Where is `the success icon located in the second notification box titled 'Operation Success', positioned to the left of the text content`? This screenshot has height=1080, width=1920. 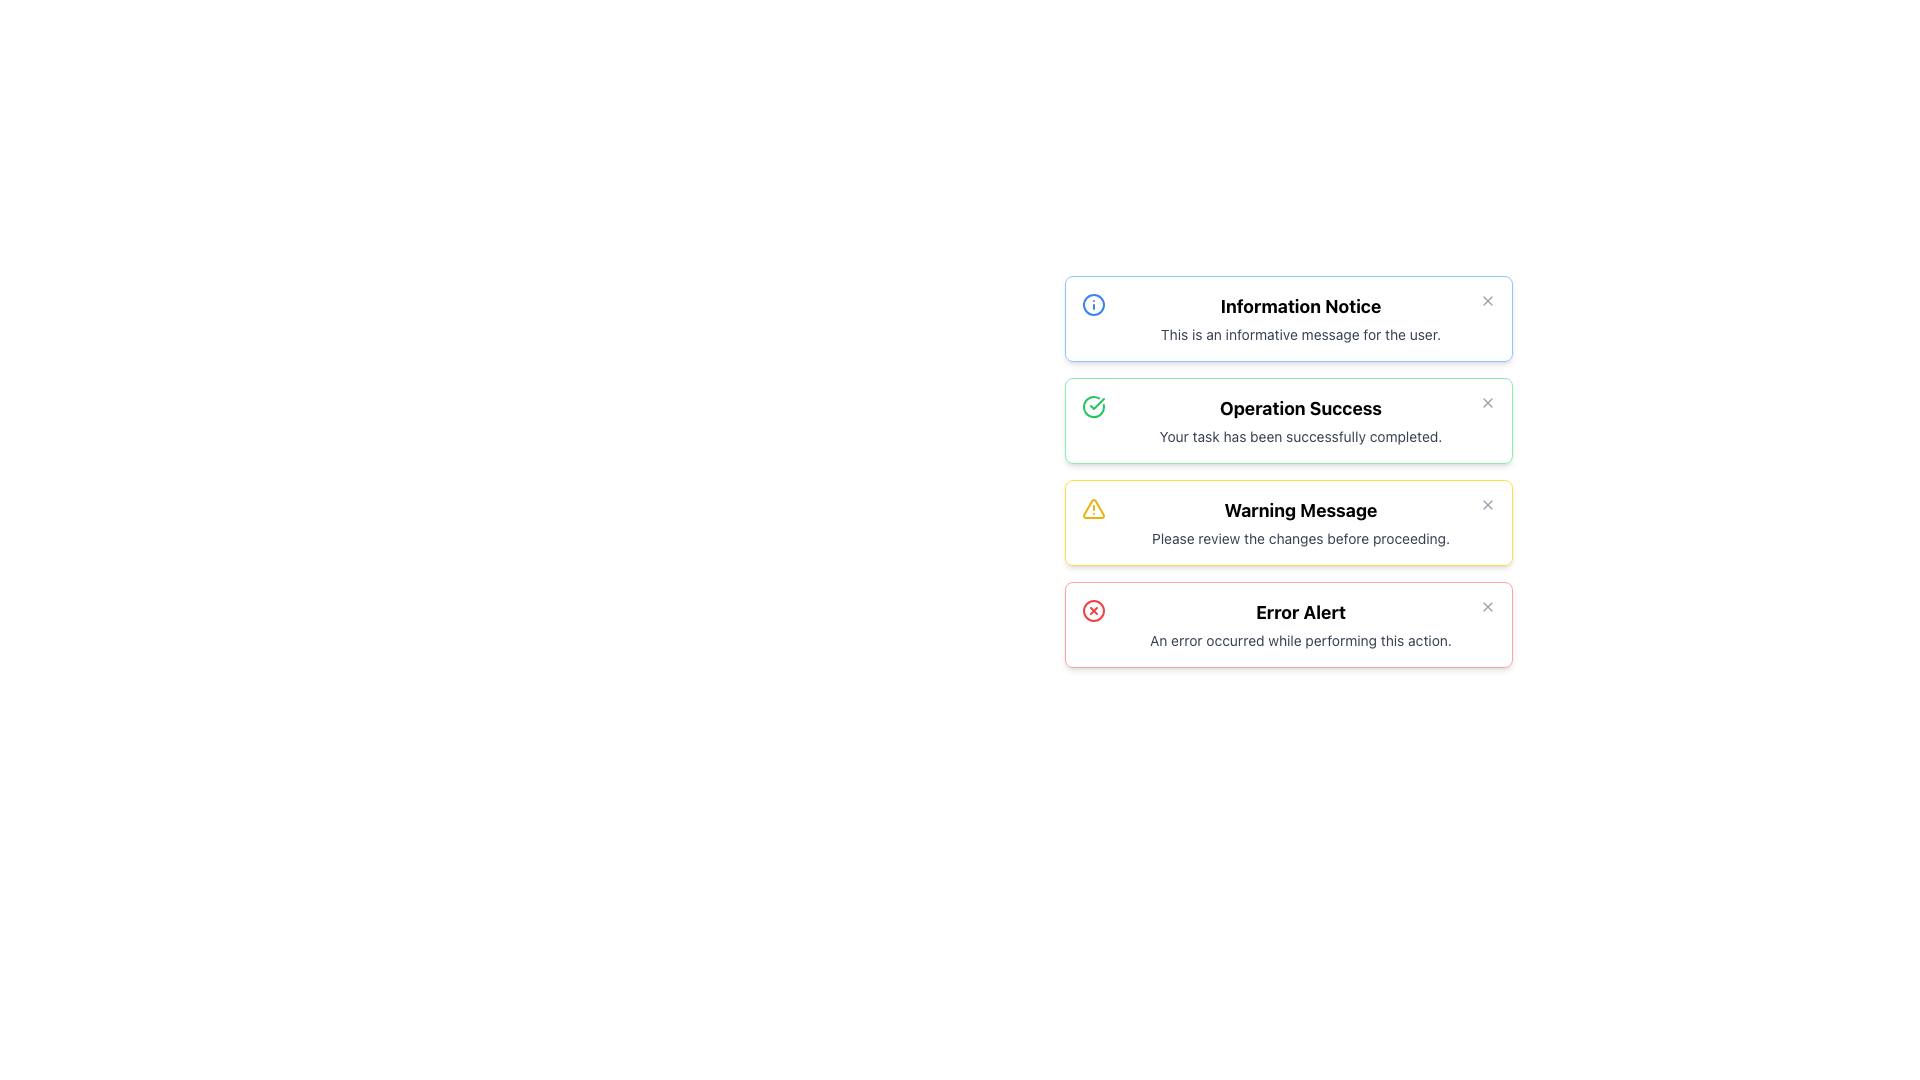
the success icon located in the second notification box titled 'Operation Success', positioned to the left of the text content is located at coordinates (1096, 404).